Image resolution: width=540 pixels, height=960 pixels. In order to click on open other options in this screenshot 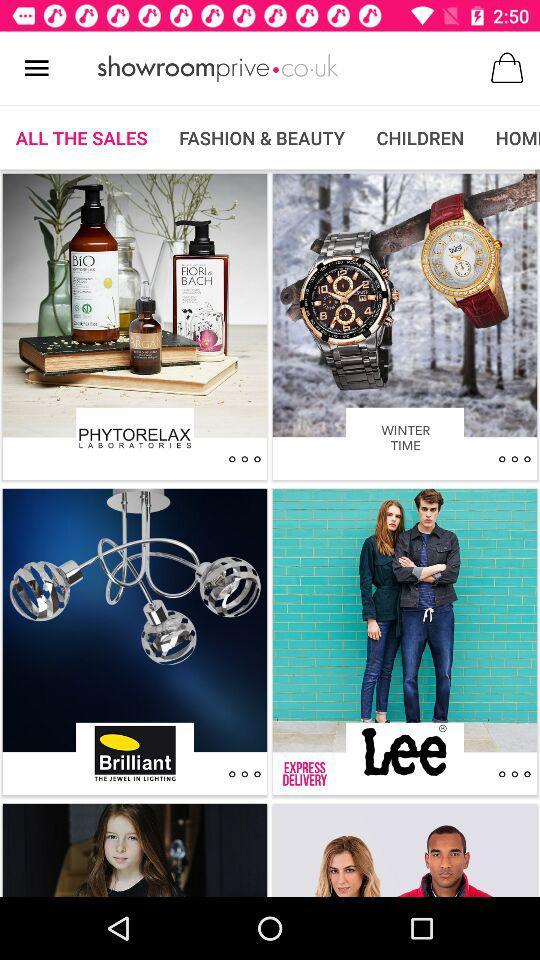, I will do `click(514, 773)`.